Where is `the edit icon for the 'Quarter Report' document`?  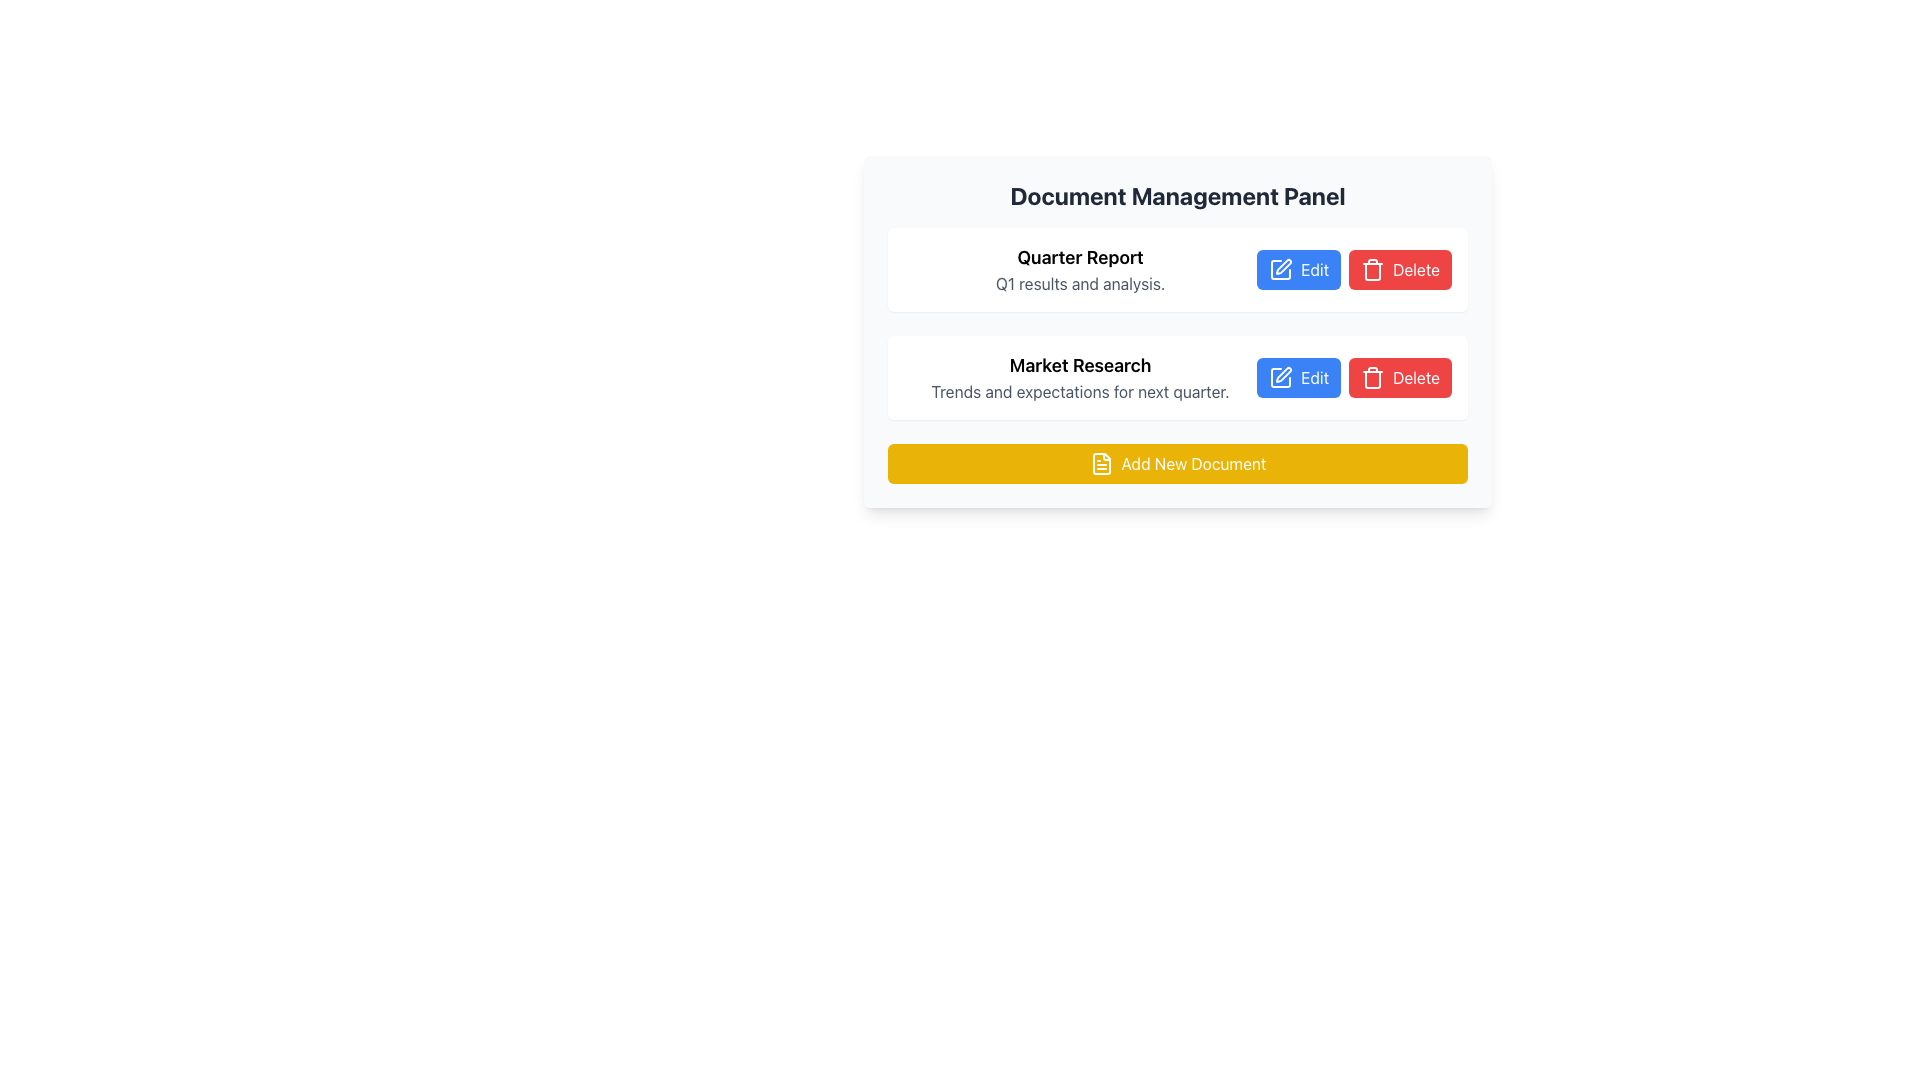 the edit icon for the 'Quarter Report' document is located at coordinates (1281, 270).